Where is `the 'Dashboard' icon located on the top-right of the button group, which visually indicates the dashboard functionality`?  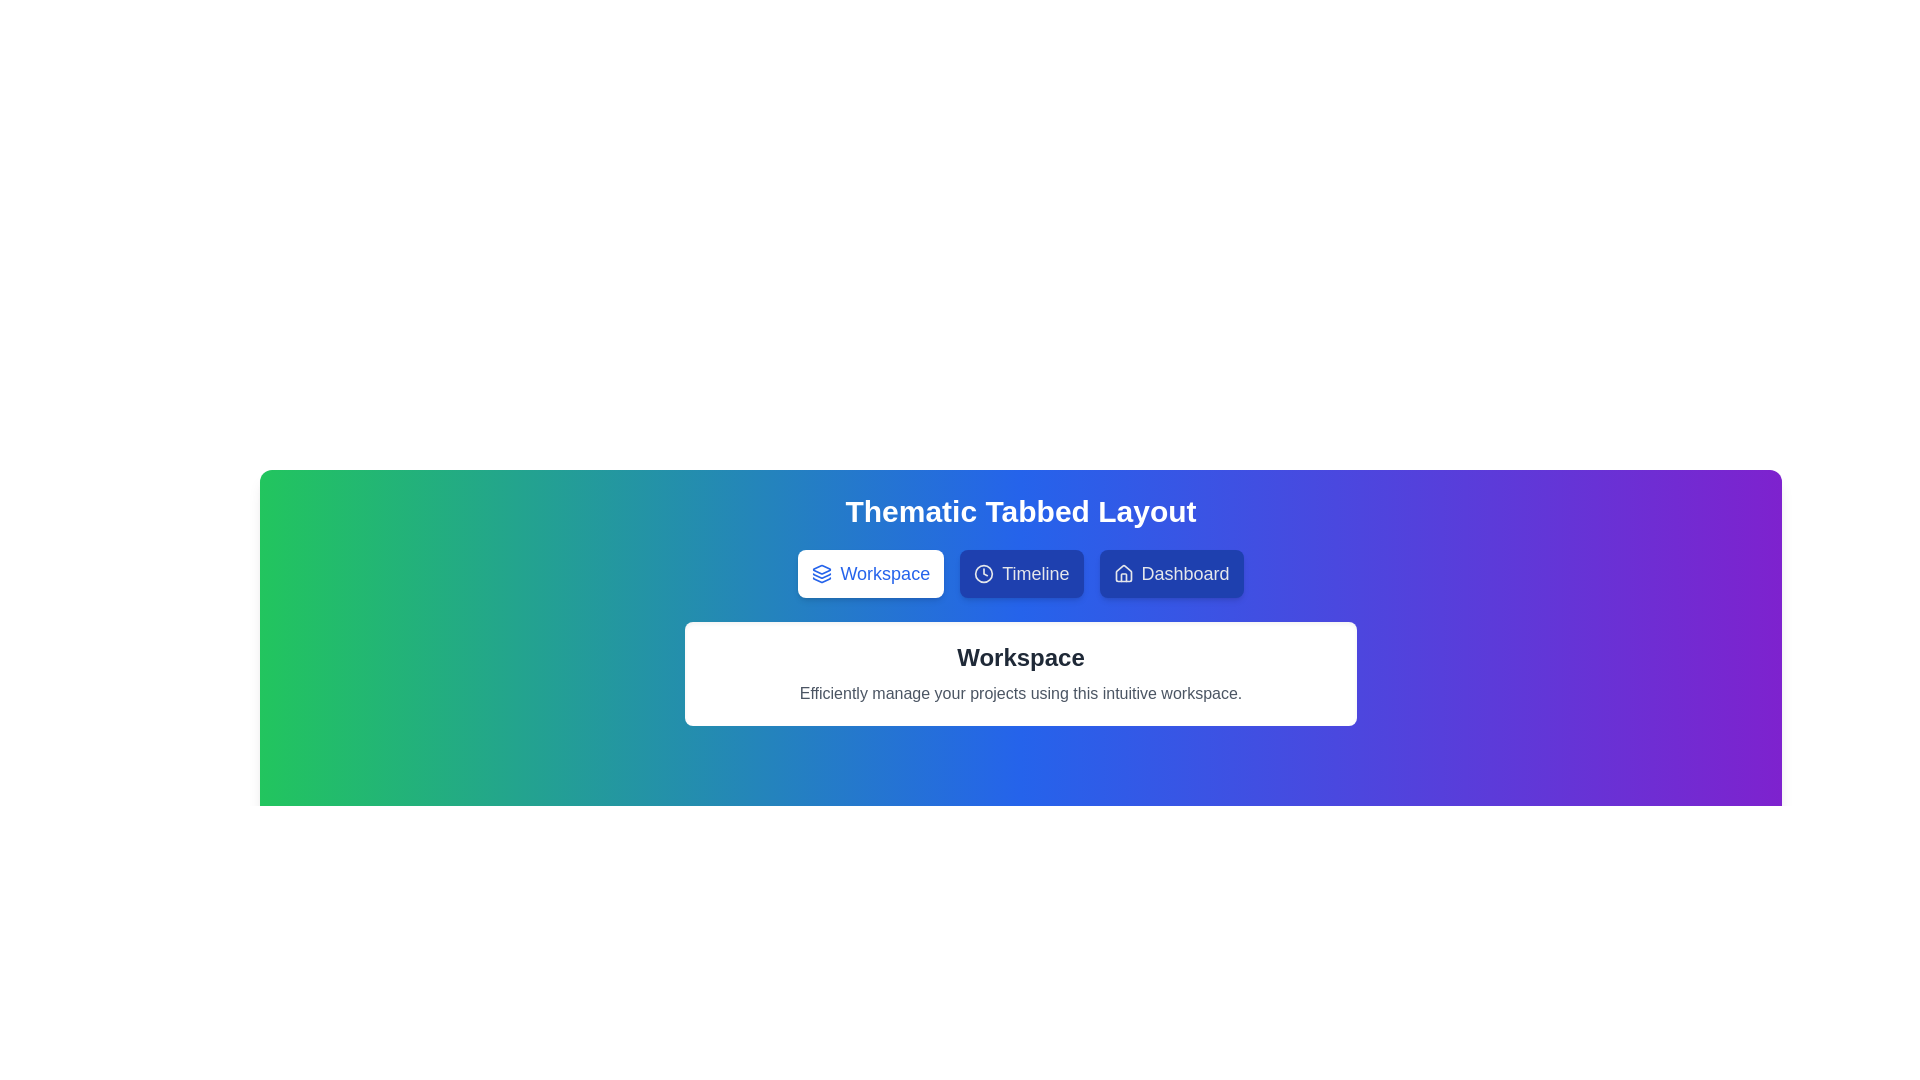
the 'Dashboard' icon located on the top-right of the button group, which visually indicates the dashboard functionality is located at coordinates (1123, 574).